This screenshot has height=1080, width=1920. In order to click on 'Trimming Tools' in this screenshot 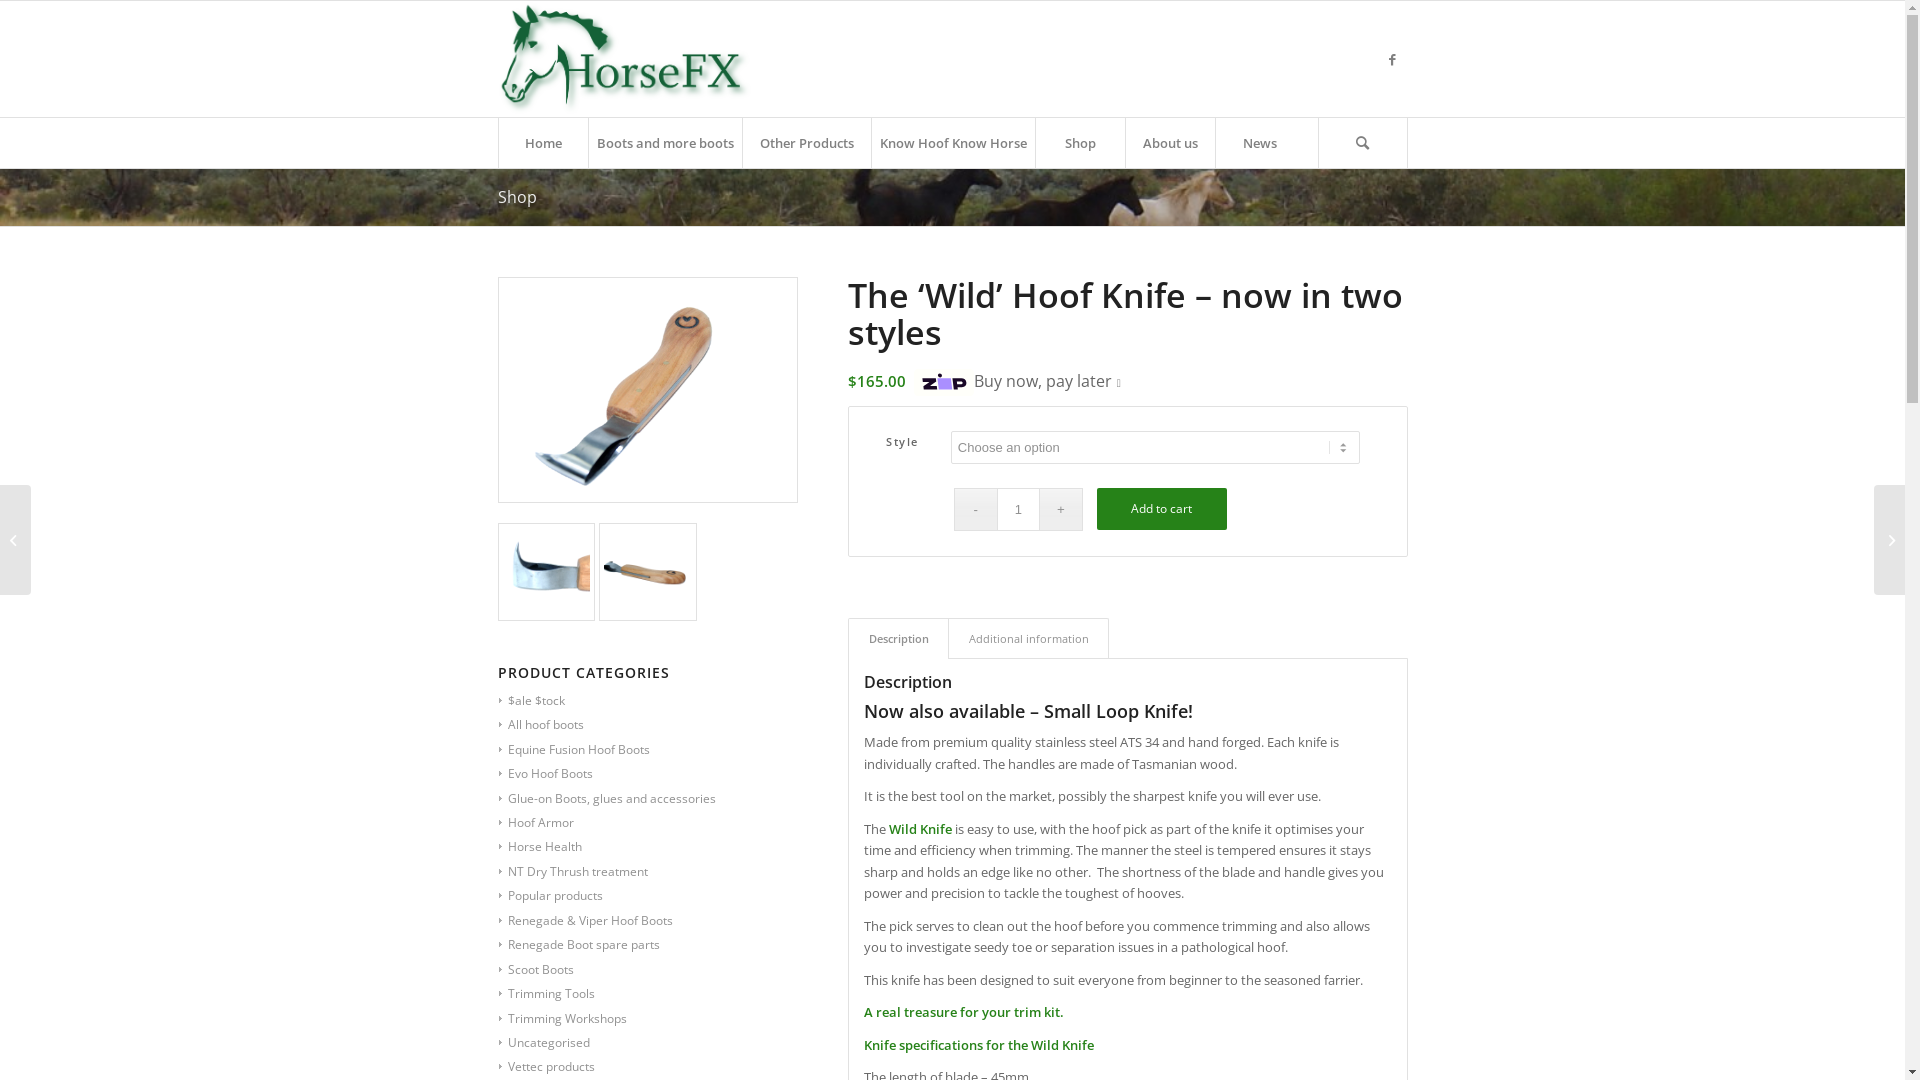, I will do `click(546, 993)`.